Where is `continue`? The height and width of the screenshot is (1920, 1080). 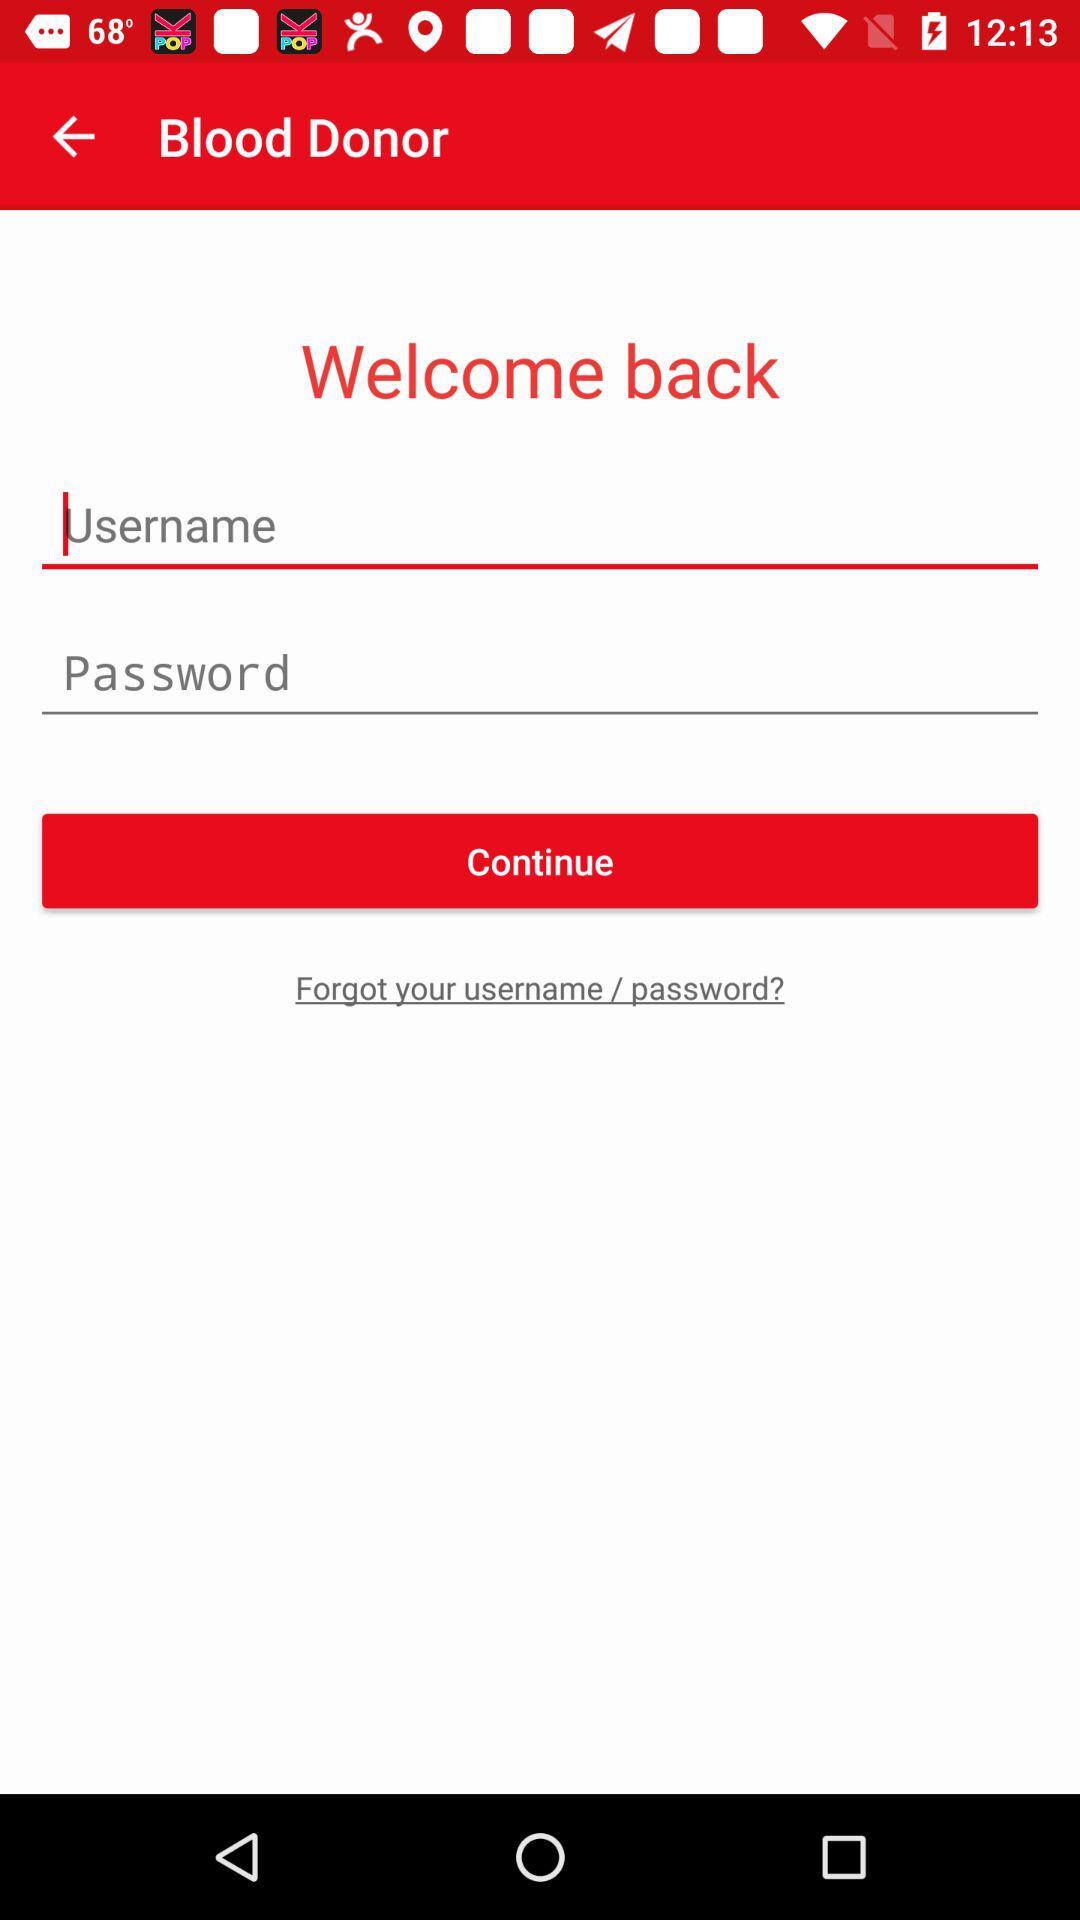 continue is located at coordinates (540, 860).